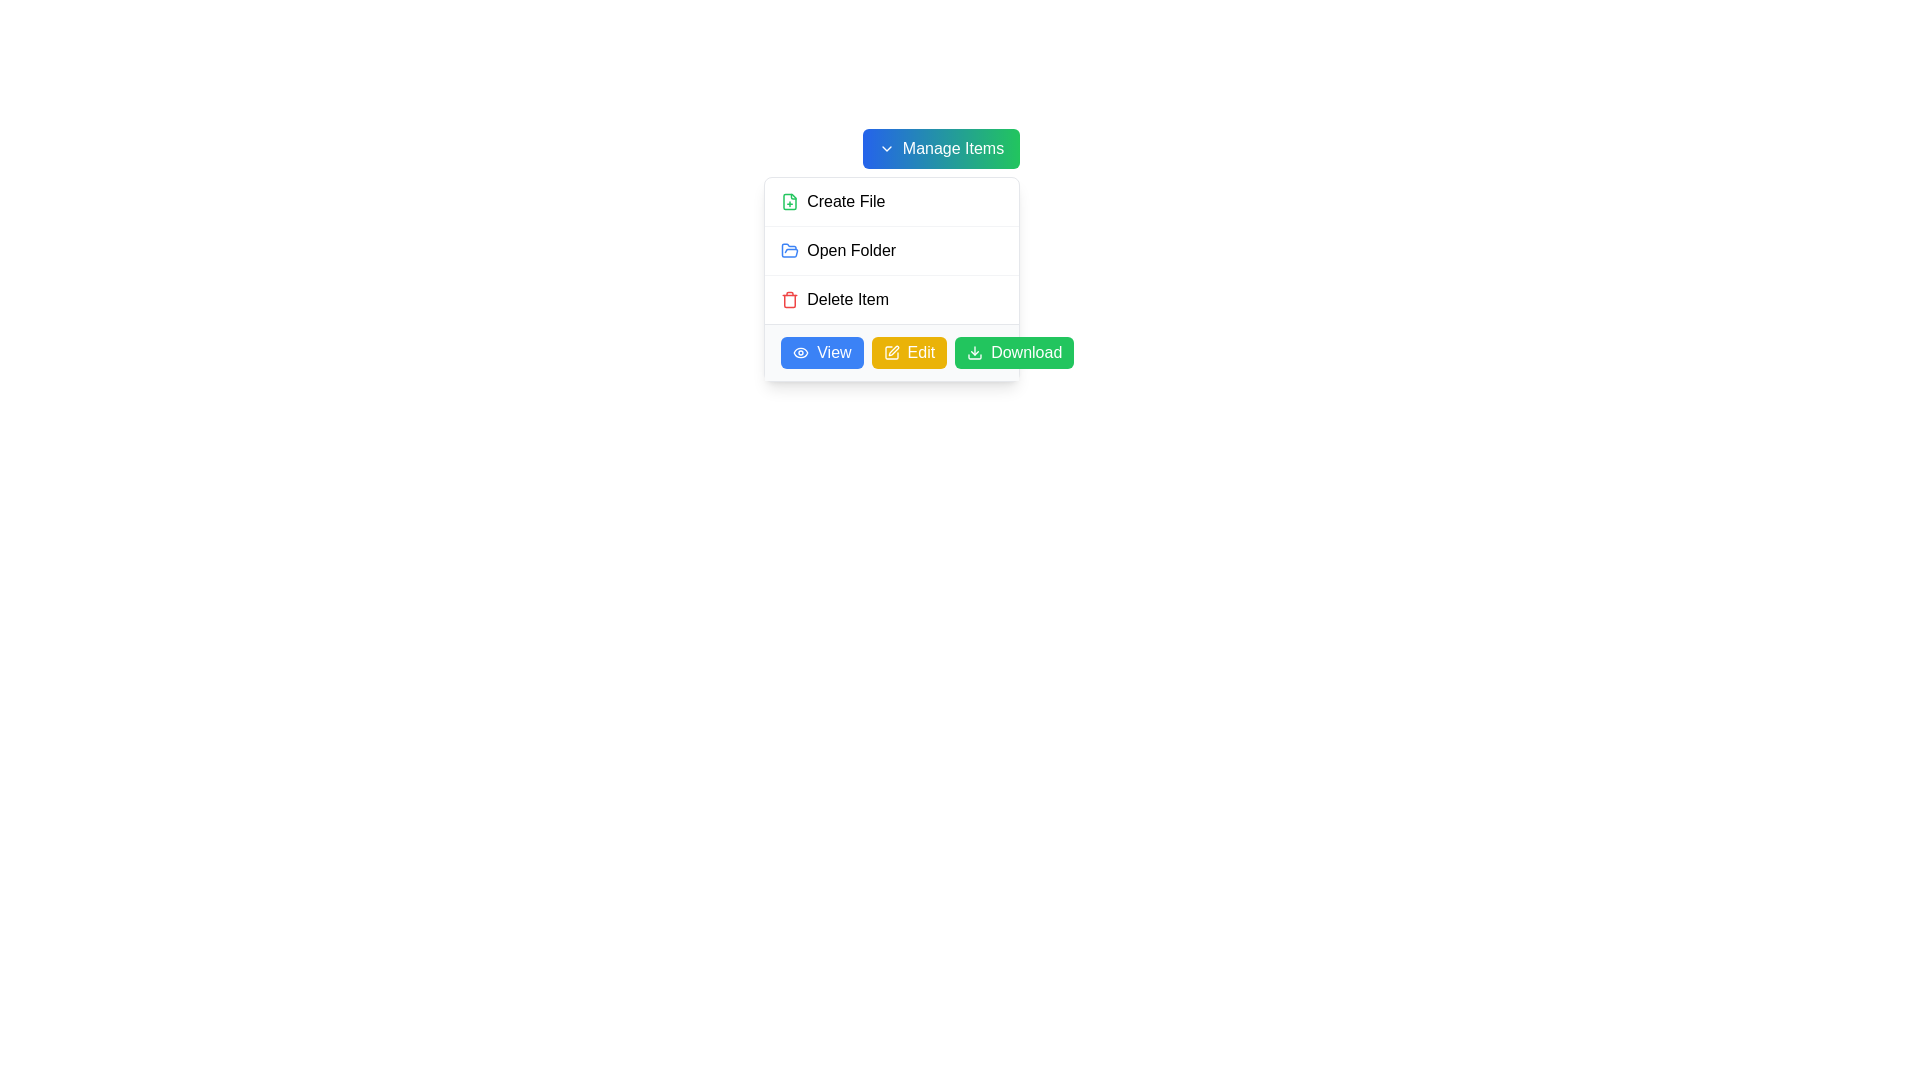 The height and width of the screenshot is (1080, 1920). I want to click on the rectangular base of the trash icon, which represents the 'Delete Item' functionality in the menu interface, so click(789, 301).